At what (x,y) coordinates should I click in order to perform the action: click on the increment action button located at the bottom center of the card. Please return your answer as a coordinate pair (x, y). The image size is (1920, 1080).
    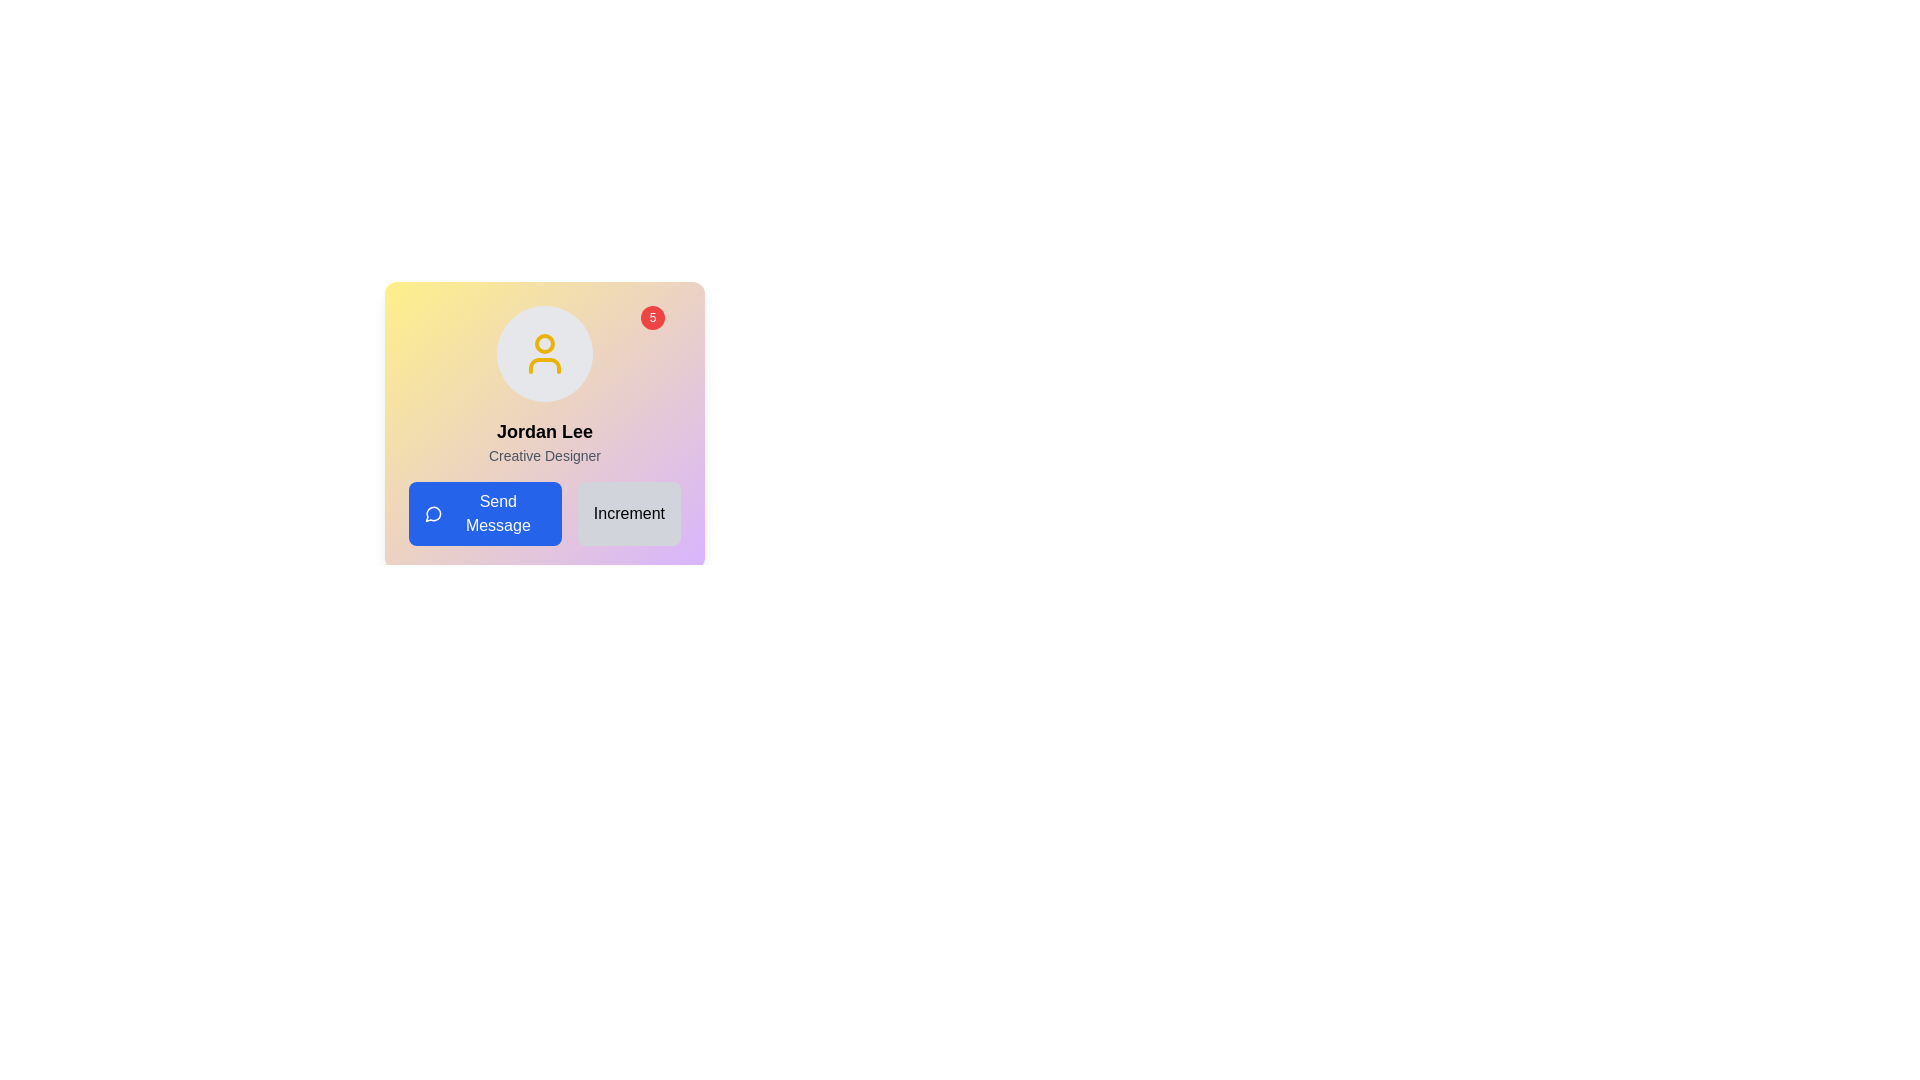
    Looking at the image, I should click on (628, 512).